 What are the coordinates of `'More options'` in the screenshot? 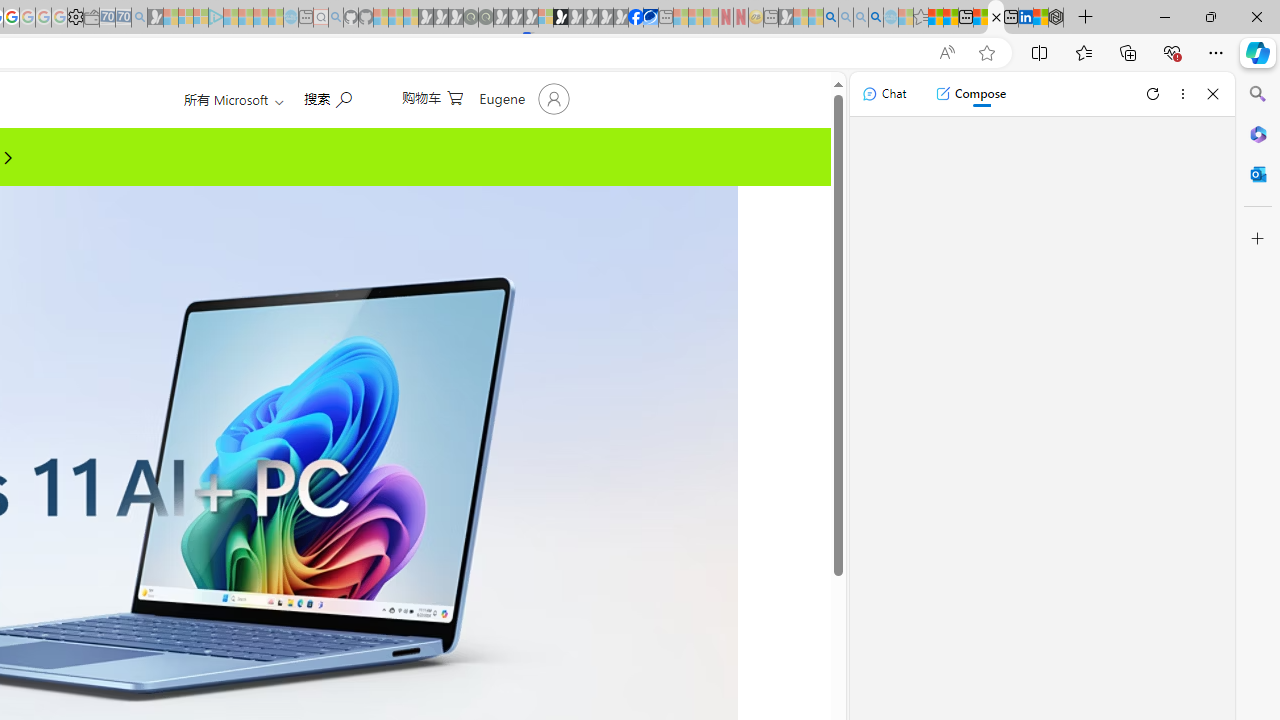 It's located at (1182, 93).